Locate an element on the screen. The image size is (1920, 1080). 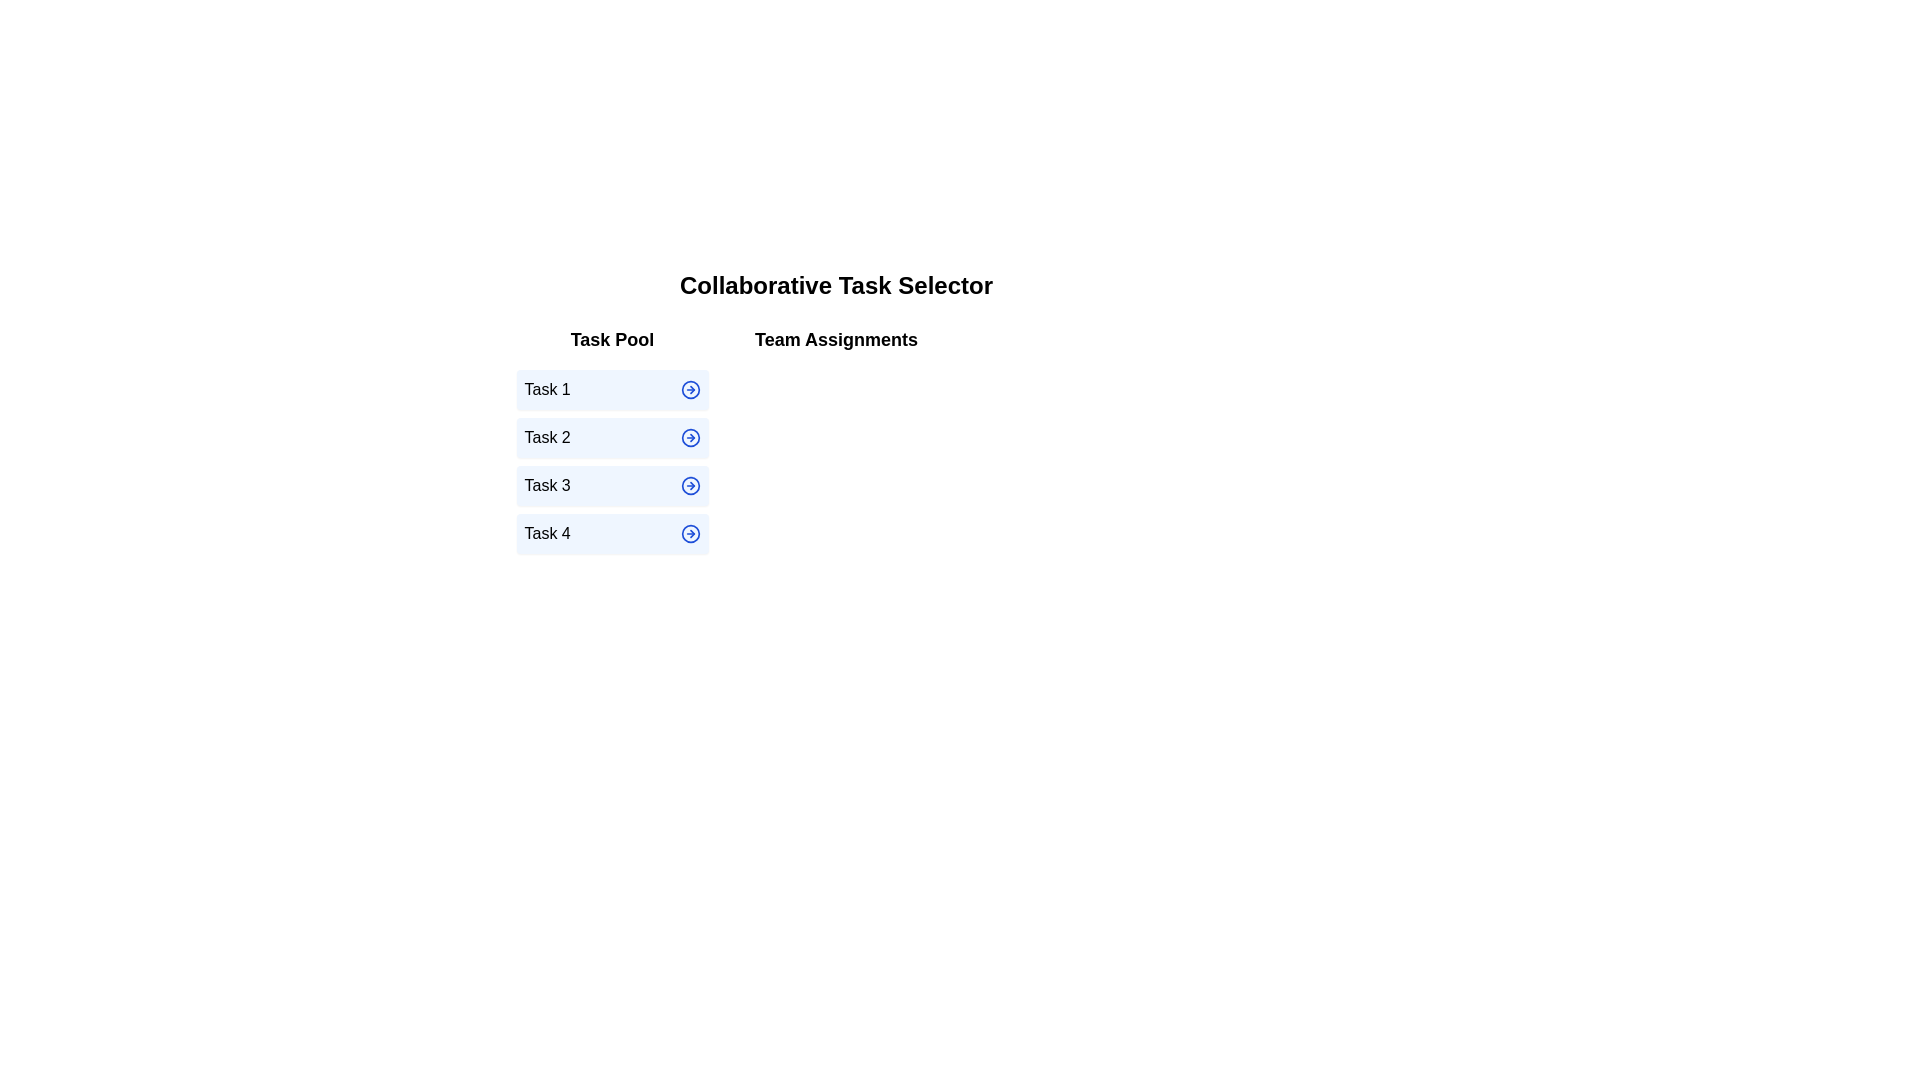
the arrow icon next to the task Task 3 in the Task Pool to move it to Team Assignments is located at coordinates (690, 486).